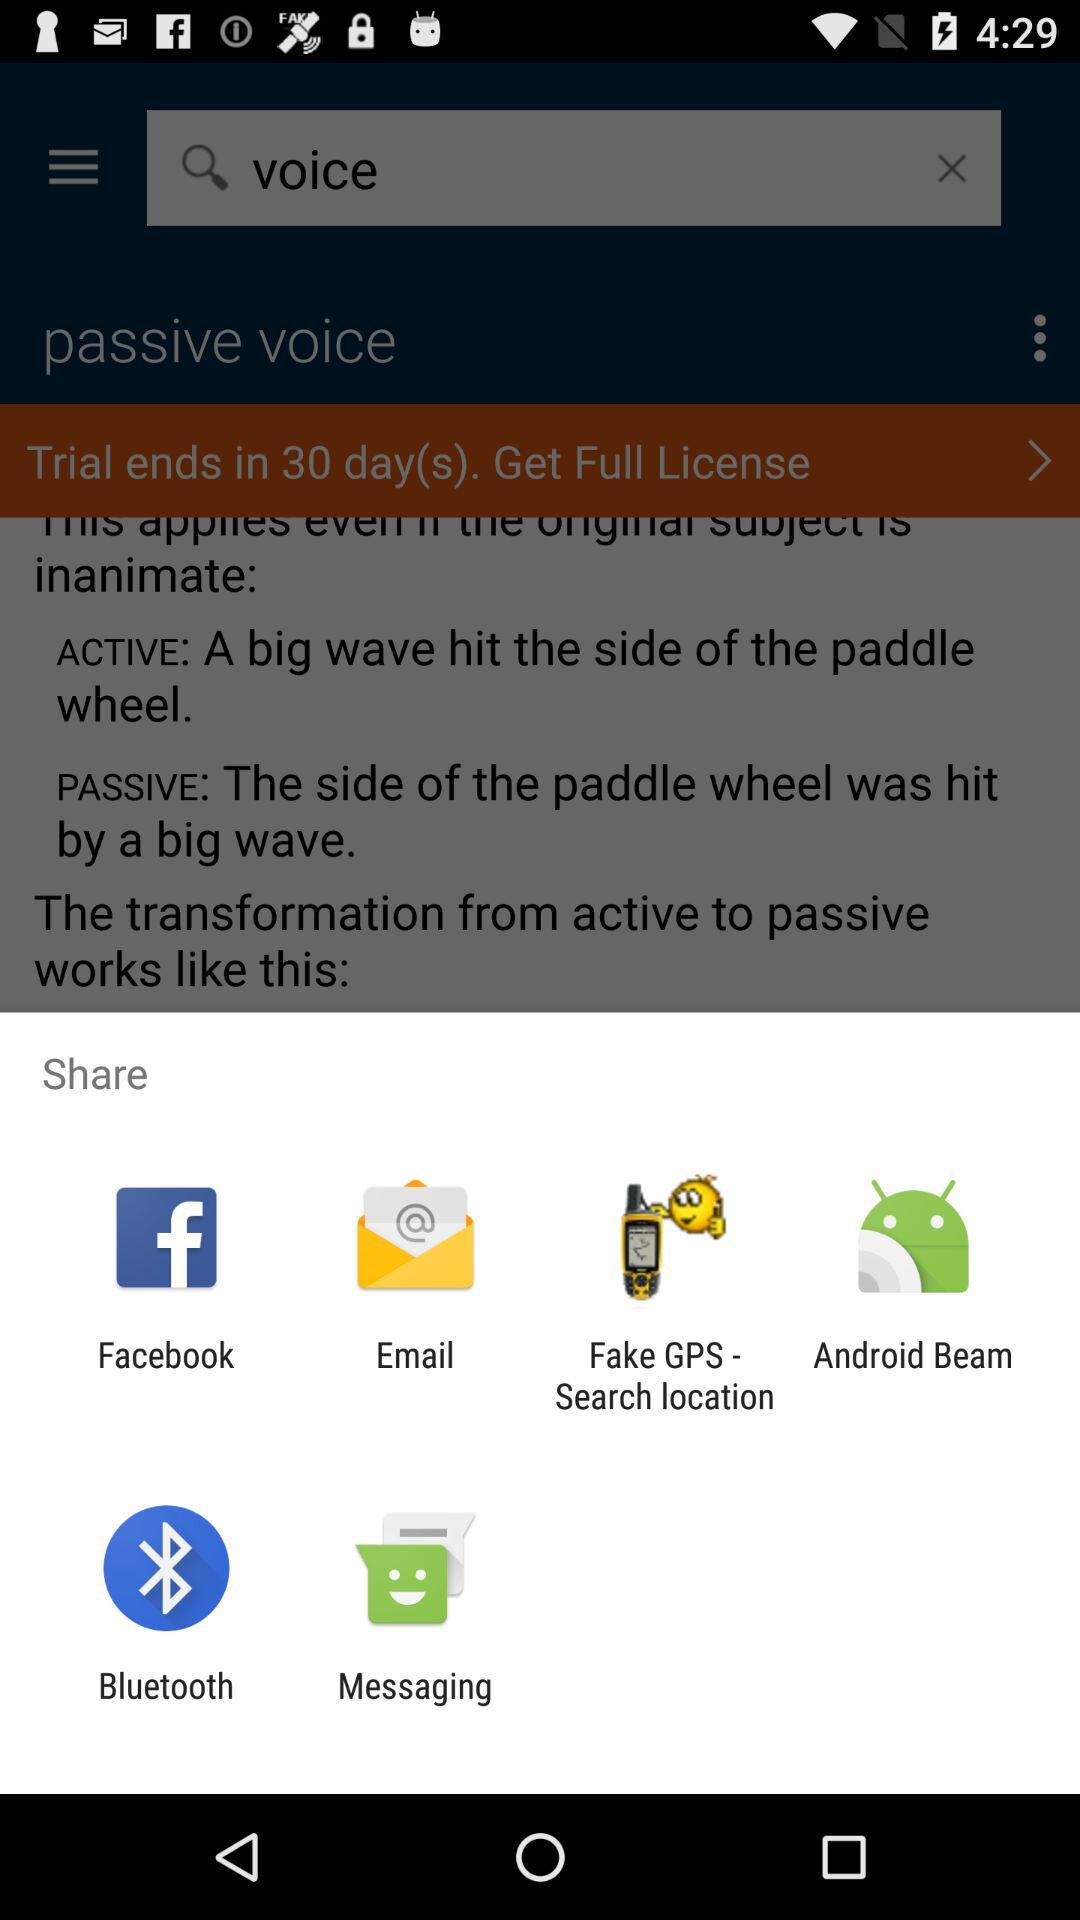  I want to click on app to the left of android beam, so click(664, 1374).